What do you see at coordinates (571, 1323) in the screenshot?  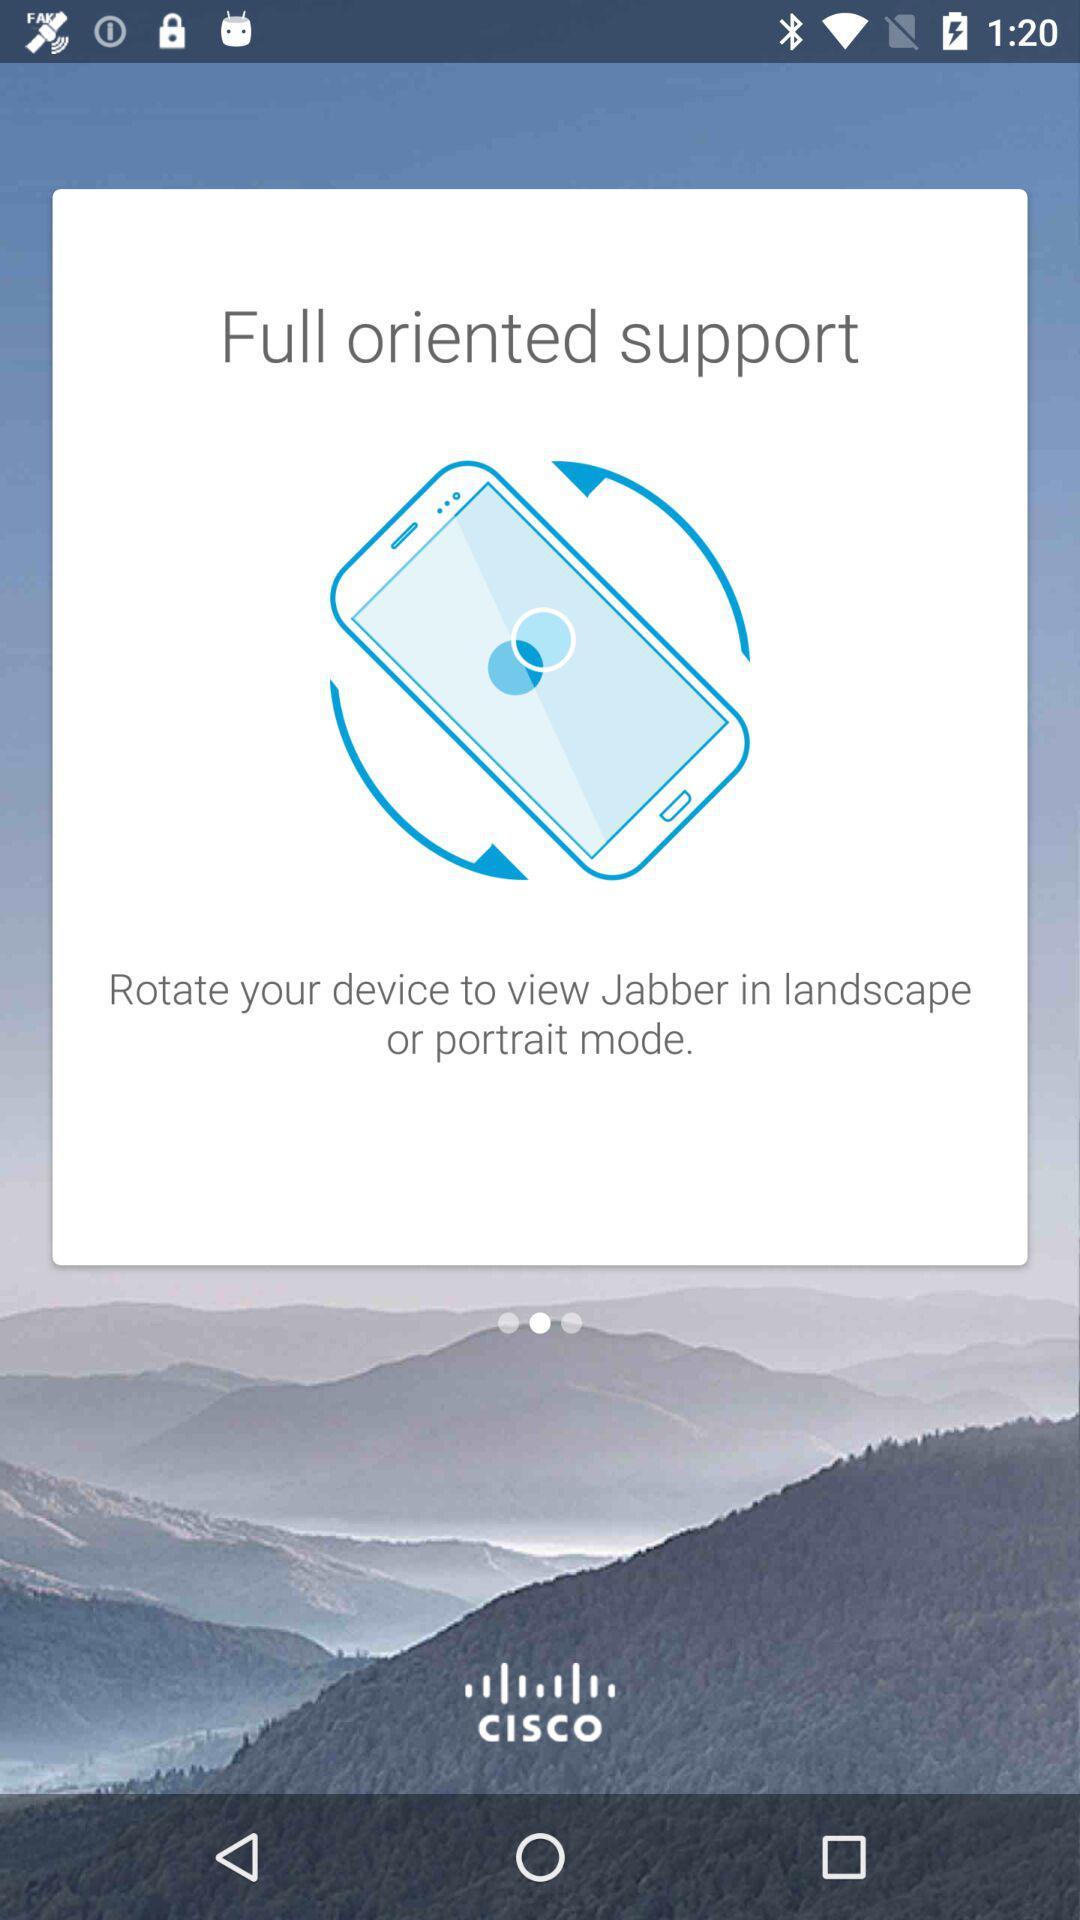 I see `item below the rotate your device` at bounding box center [571, 1323].